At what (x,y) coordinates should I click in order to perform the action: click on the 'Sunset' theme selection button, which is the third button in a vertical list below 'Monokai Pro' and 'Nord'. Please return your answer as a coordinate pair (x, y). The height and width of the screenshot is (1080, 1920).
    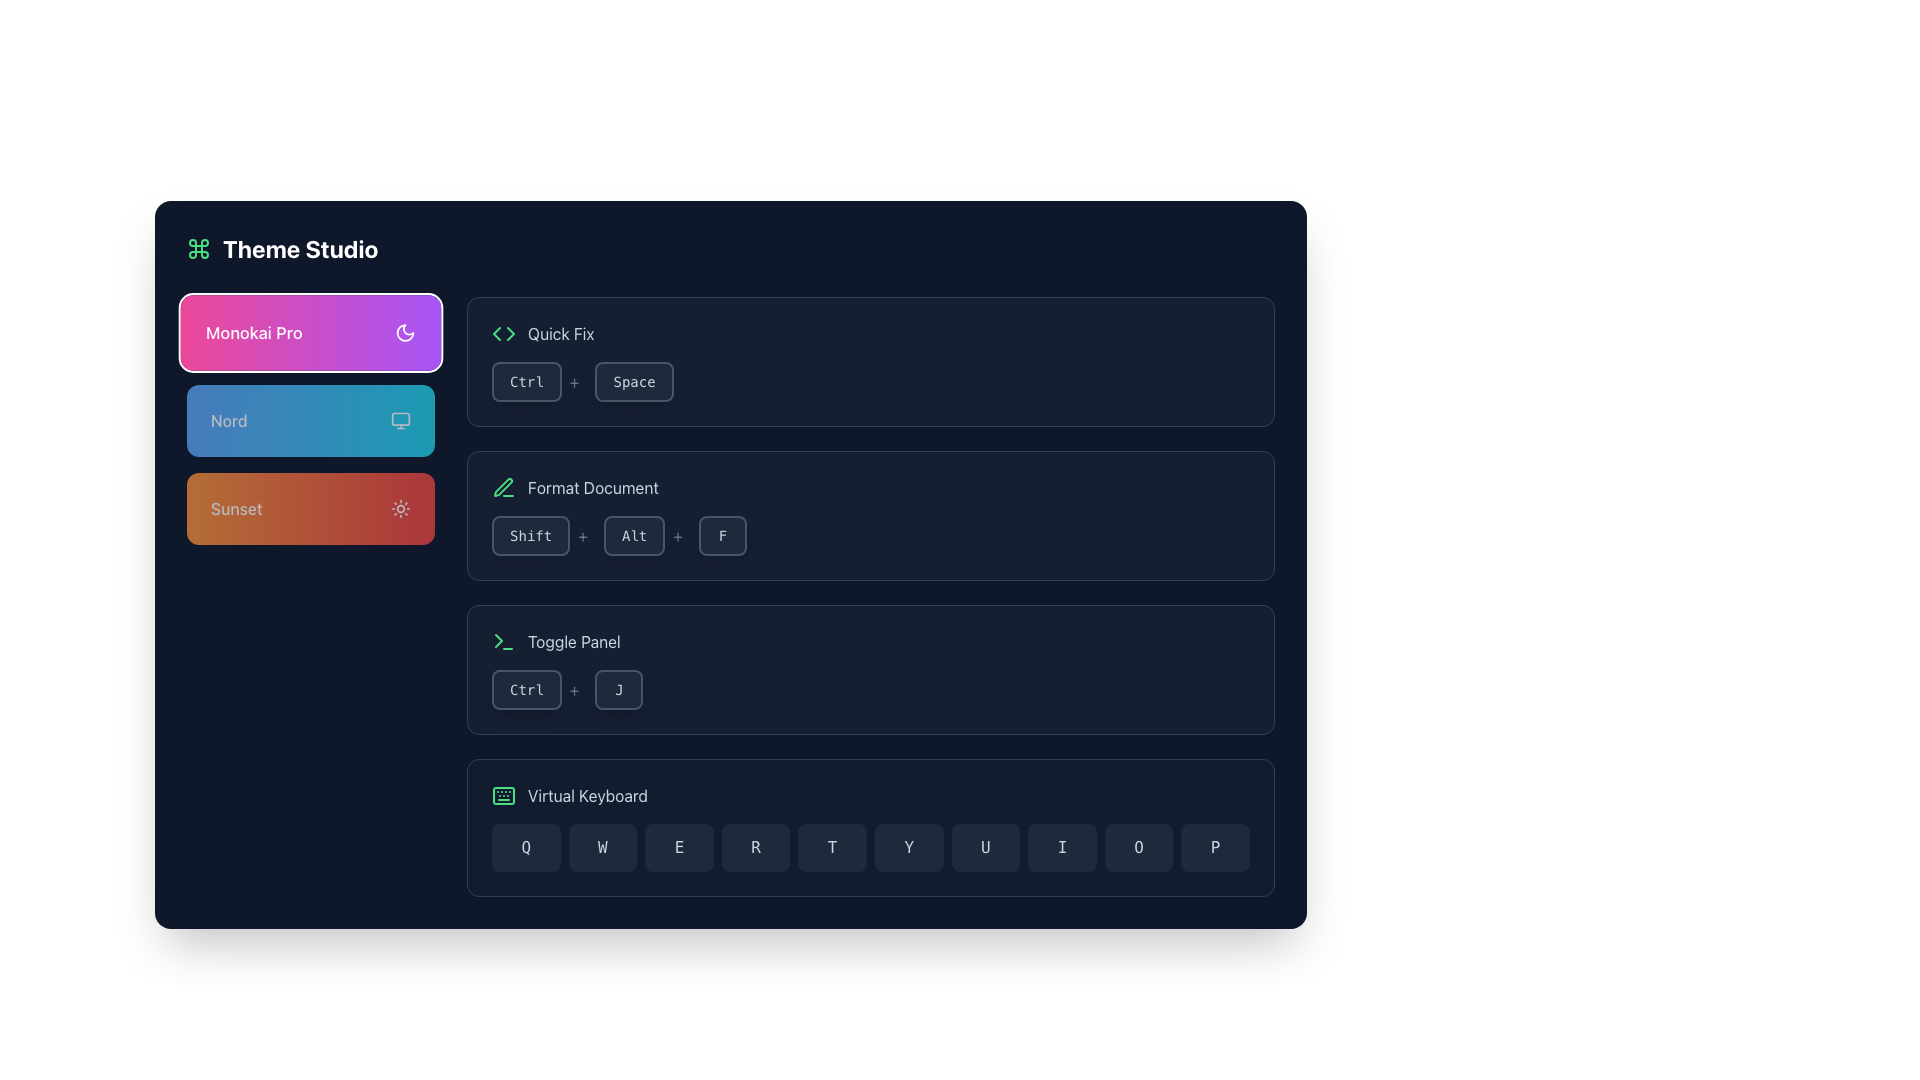
    Looking at the image, I should click on (310, 508).